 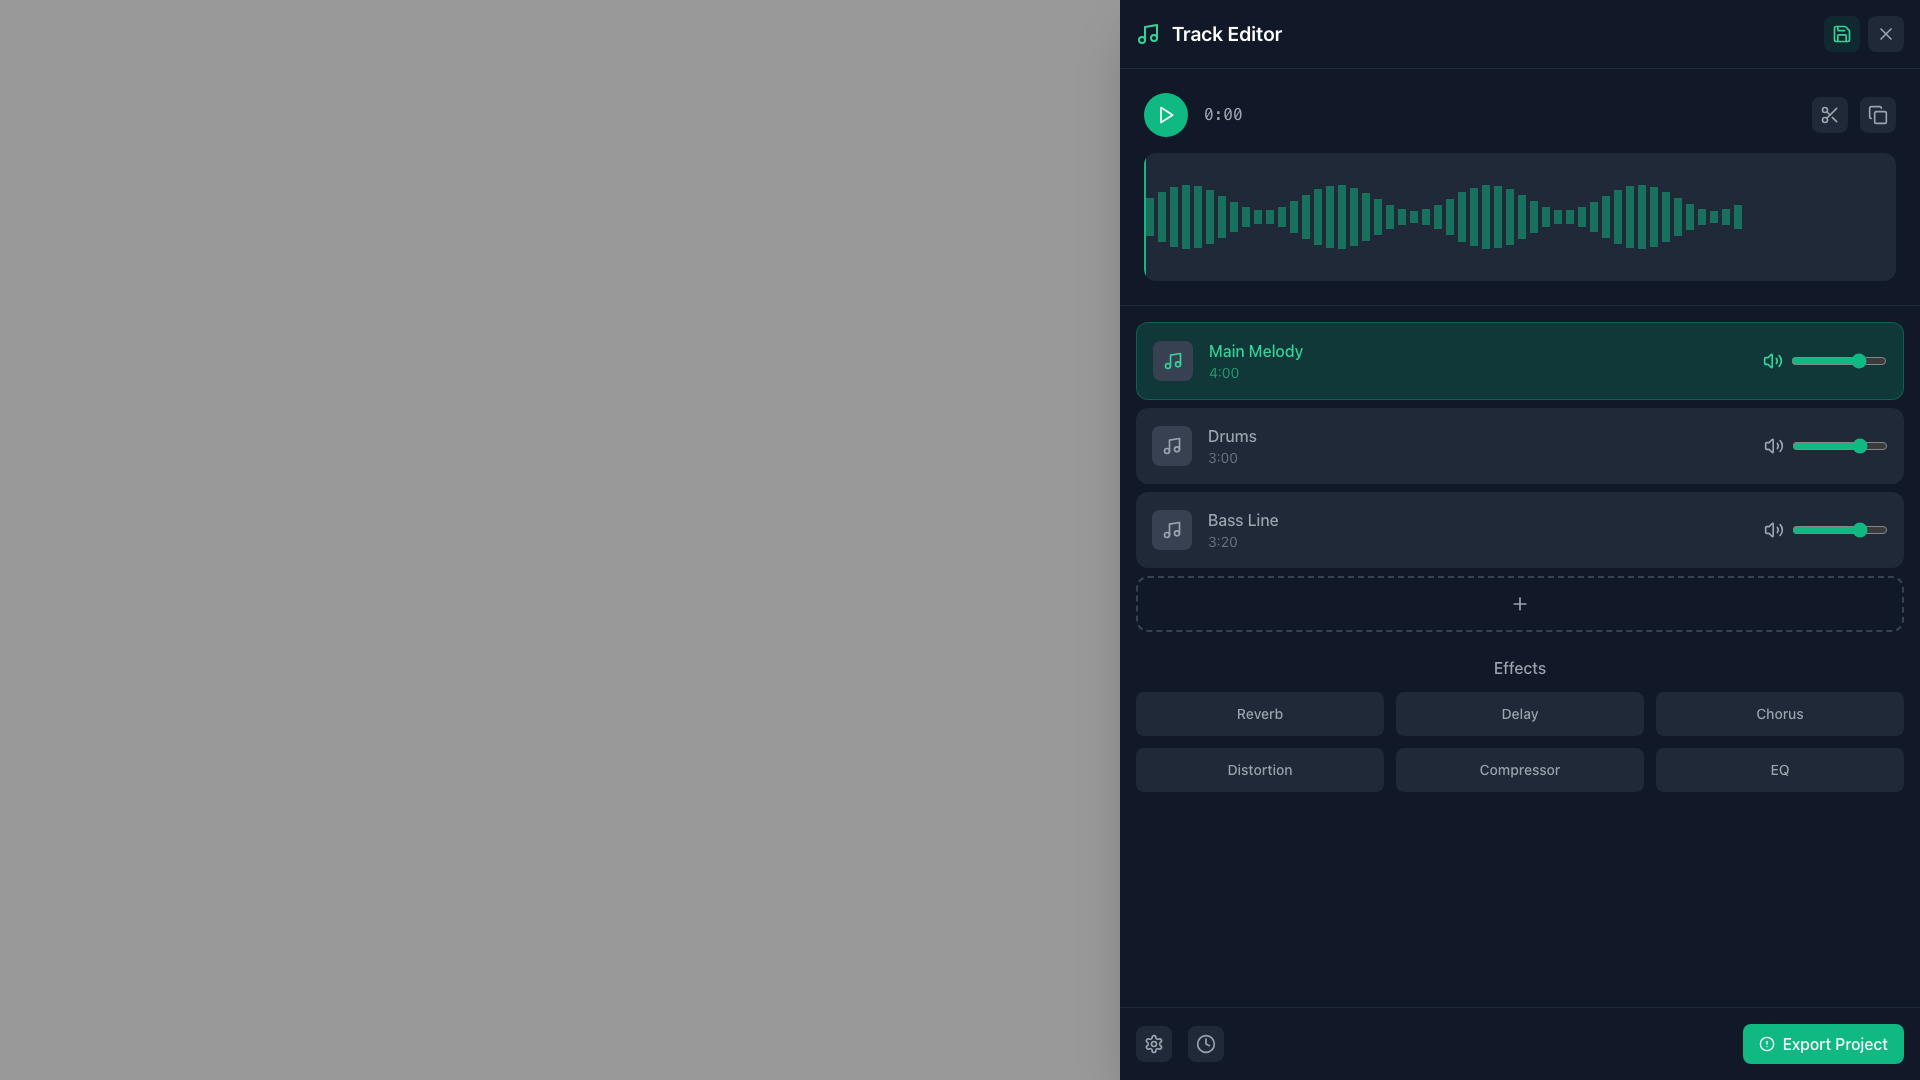 What do you see at coordinates (1829, 115) in the screenshot?
I see `the cutting button located at the upper-right portion of the interface, adjacent to the waveform display area` at bounding box center [1829, 115].